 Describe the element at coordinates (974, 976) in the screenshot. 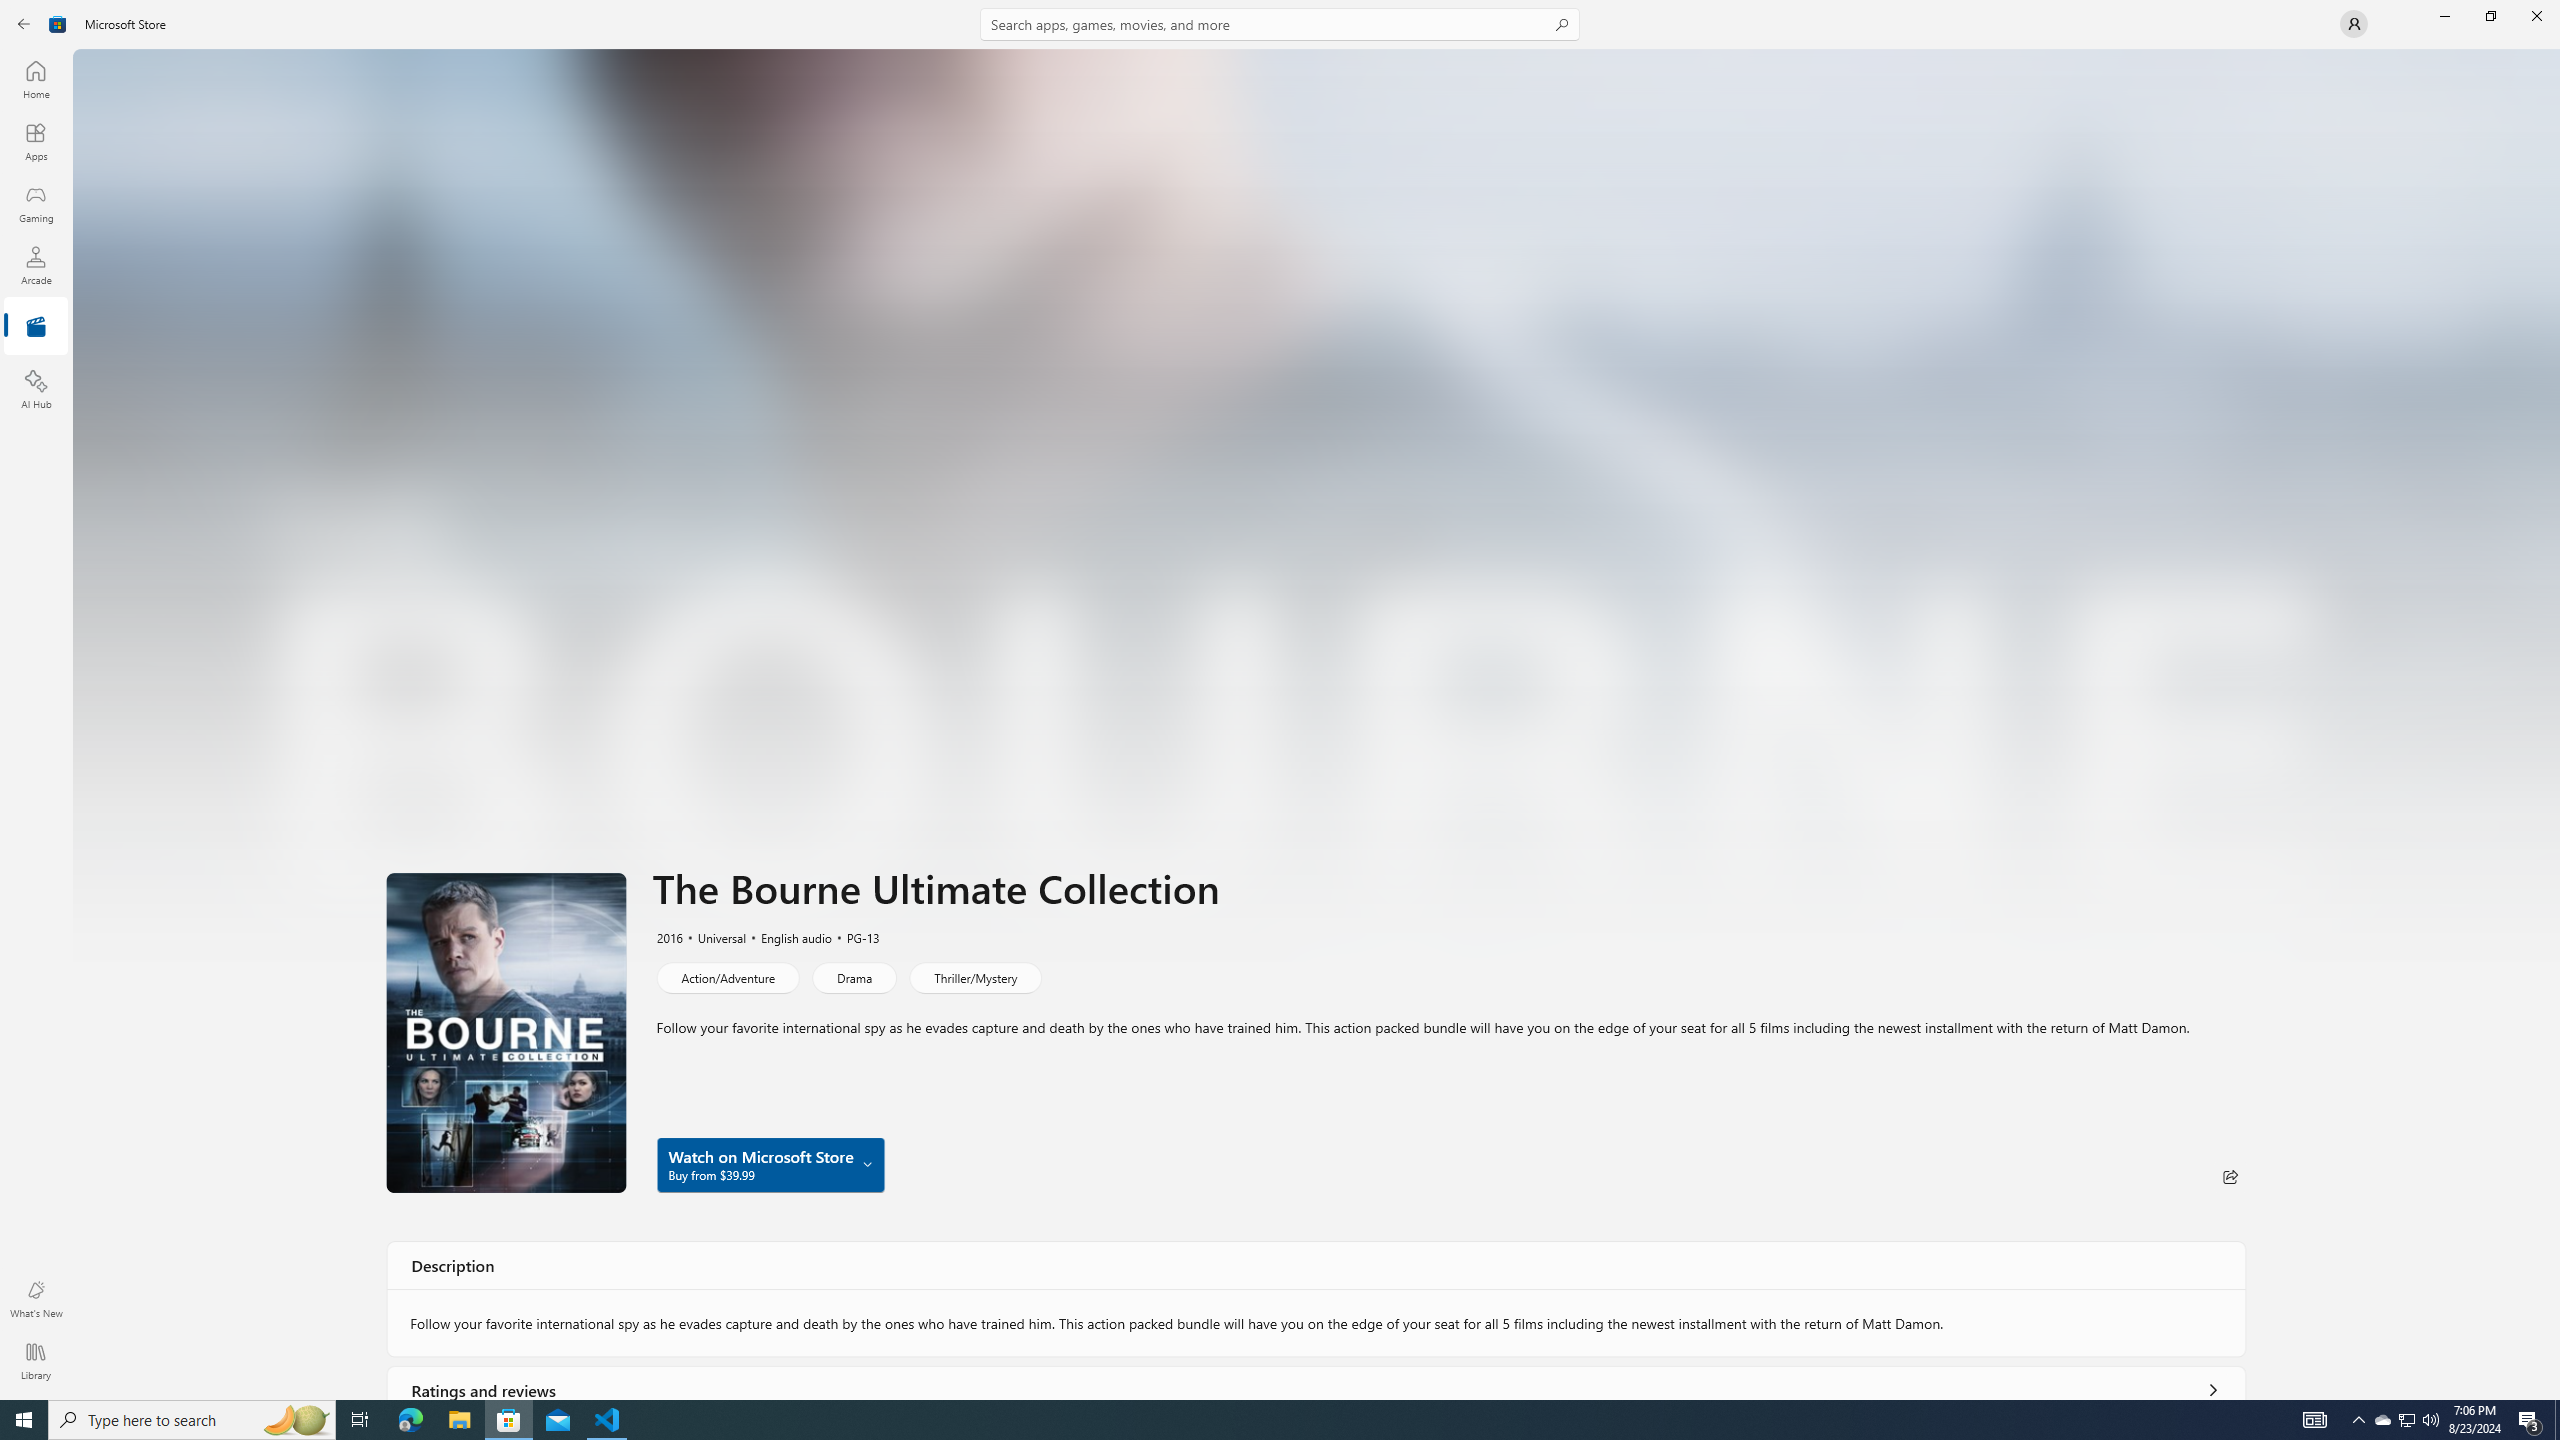

I see `'Thriller/Mystery'` at that location.